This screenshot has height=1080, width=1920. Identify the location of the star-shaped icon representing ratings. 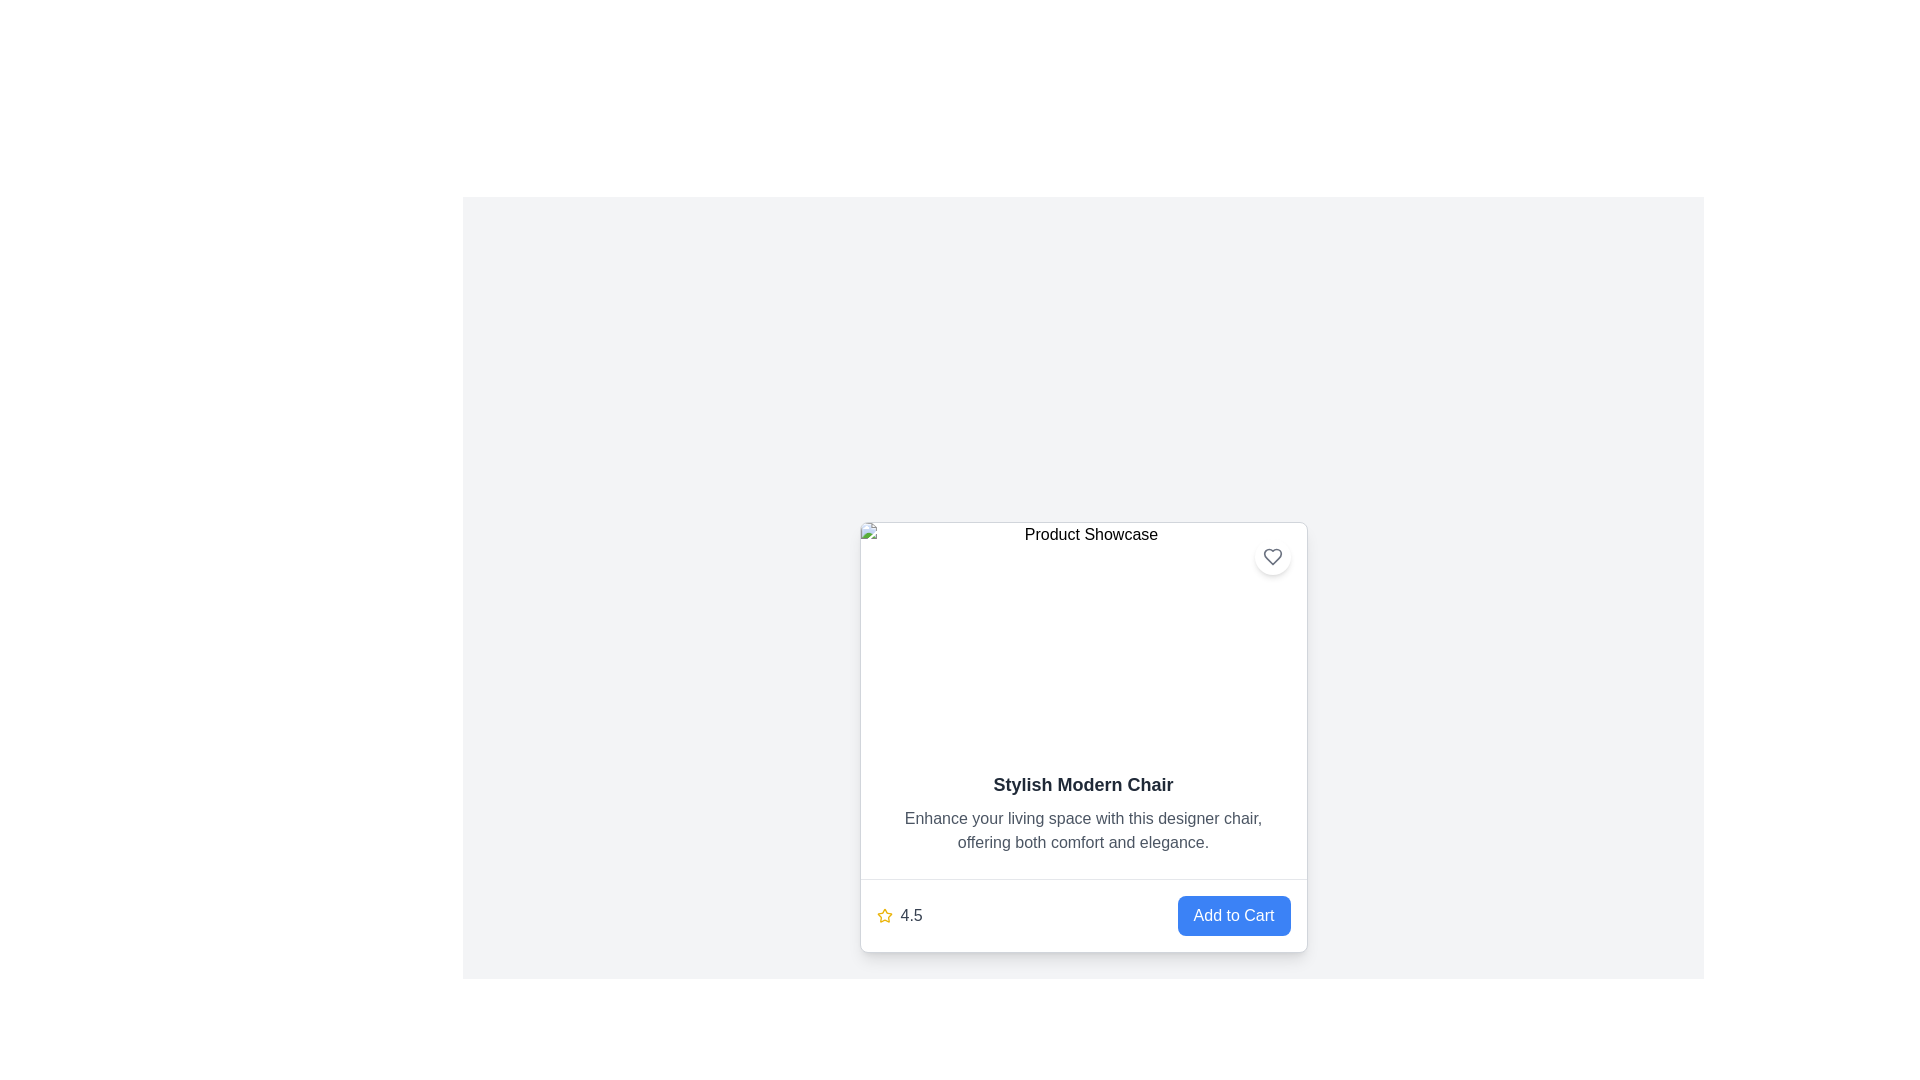
(883, 915).